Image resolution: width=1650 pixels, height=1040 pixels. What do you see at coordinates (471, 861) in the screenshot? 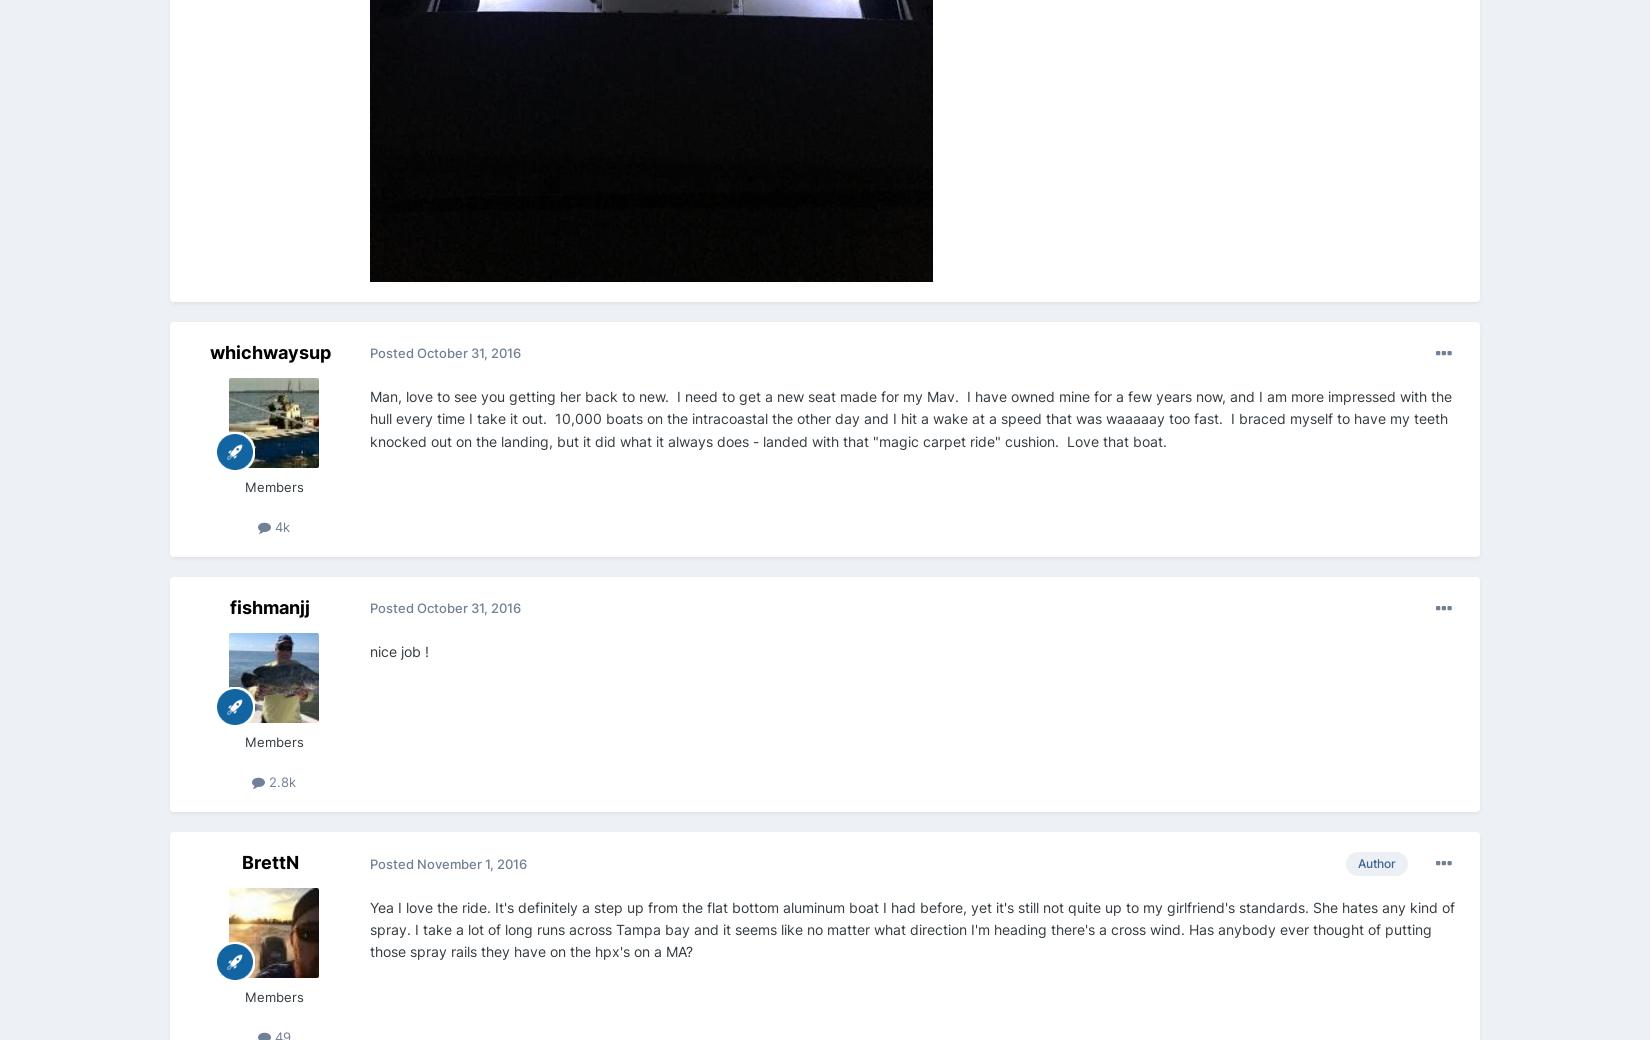
I see `'November 1, 2016'` at bounding box center [471, 861].